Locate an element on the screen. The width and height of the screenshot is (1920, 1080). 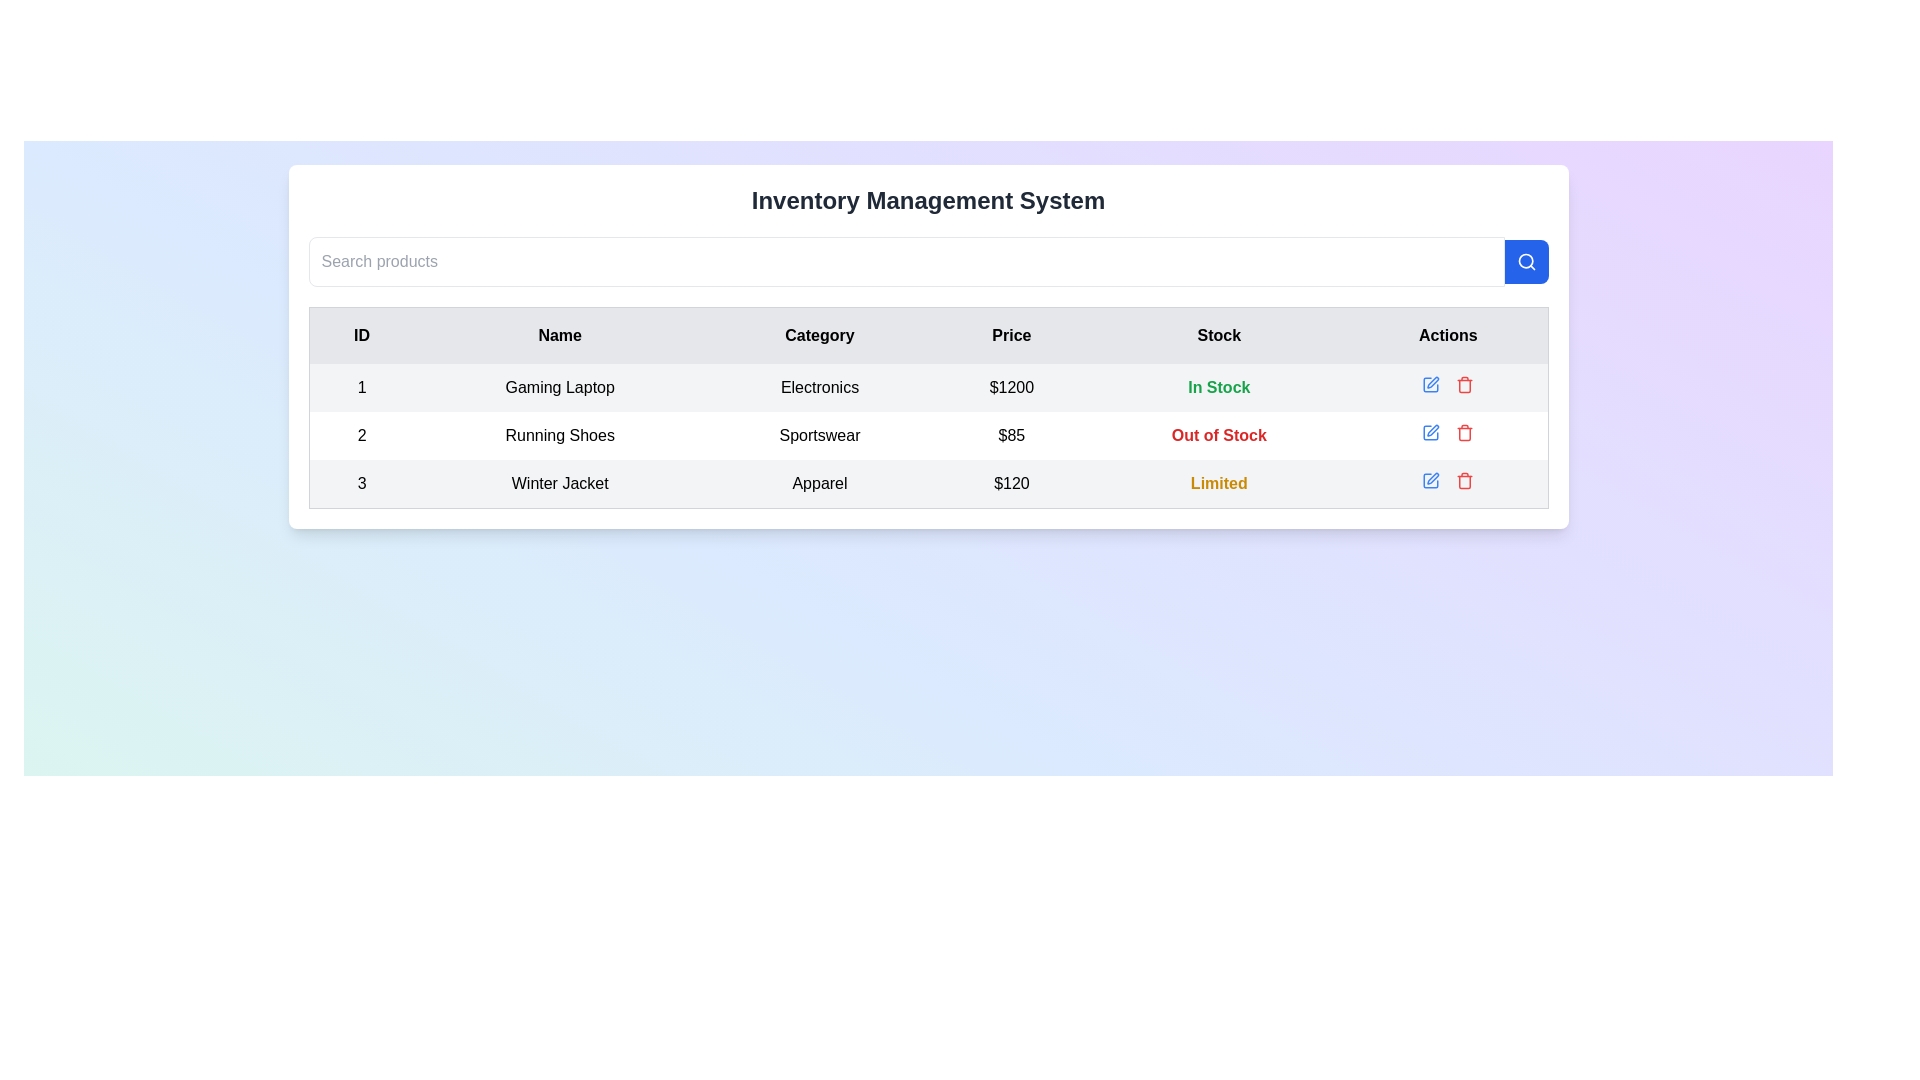
the 'edit' or 'delete' icon in the Actions column for the product 'Running Shoes' is located at coordinates (1448, 431).